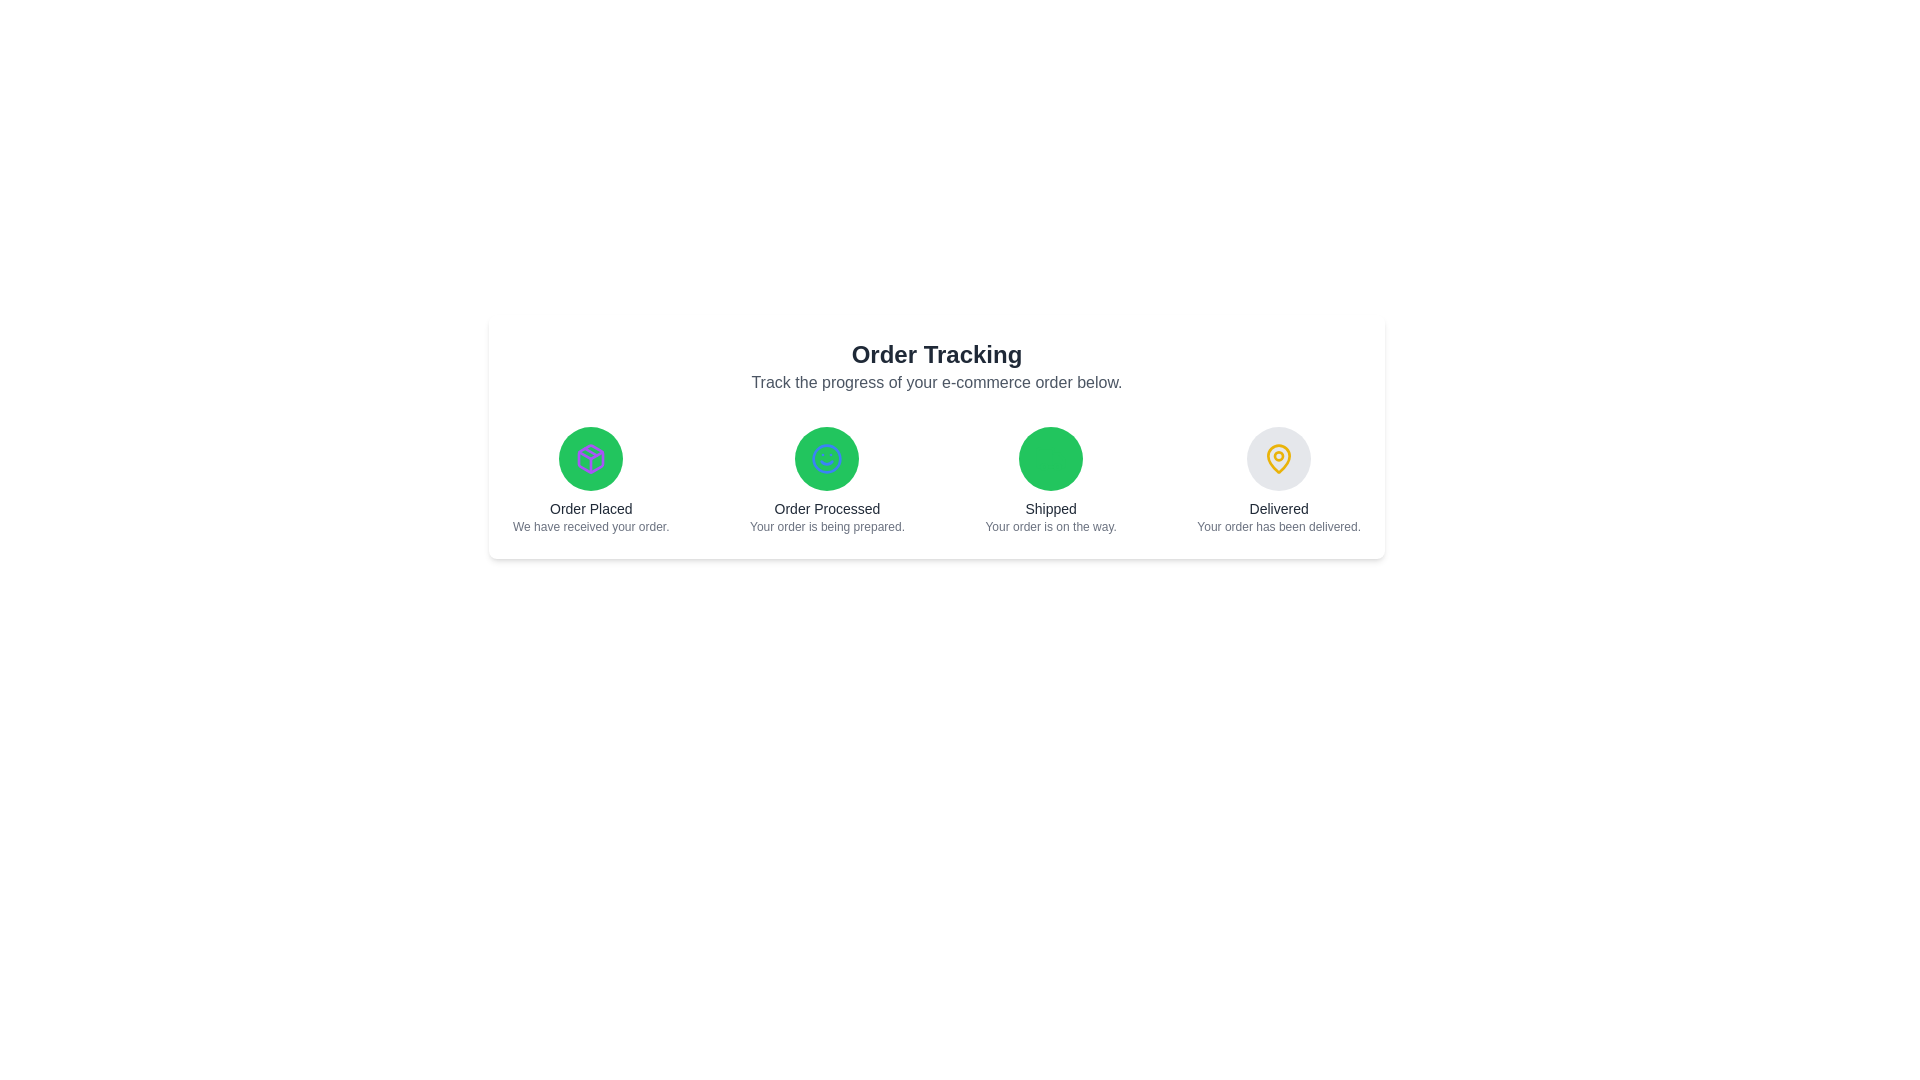  What do you see at coordinates (1278, 459) in the screenshot?
I see `the delivery stage icon, which is the fourth icon in a horizontal sequence representing different stages of order tracking, located under the 'Delivered' stage label` at bounding box center [1278, 459].